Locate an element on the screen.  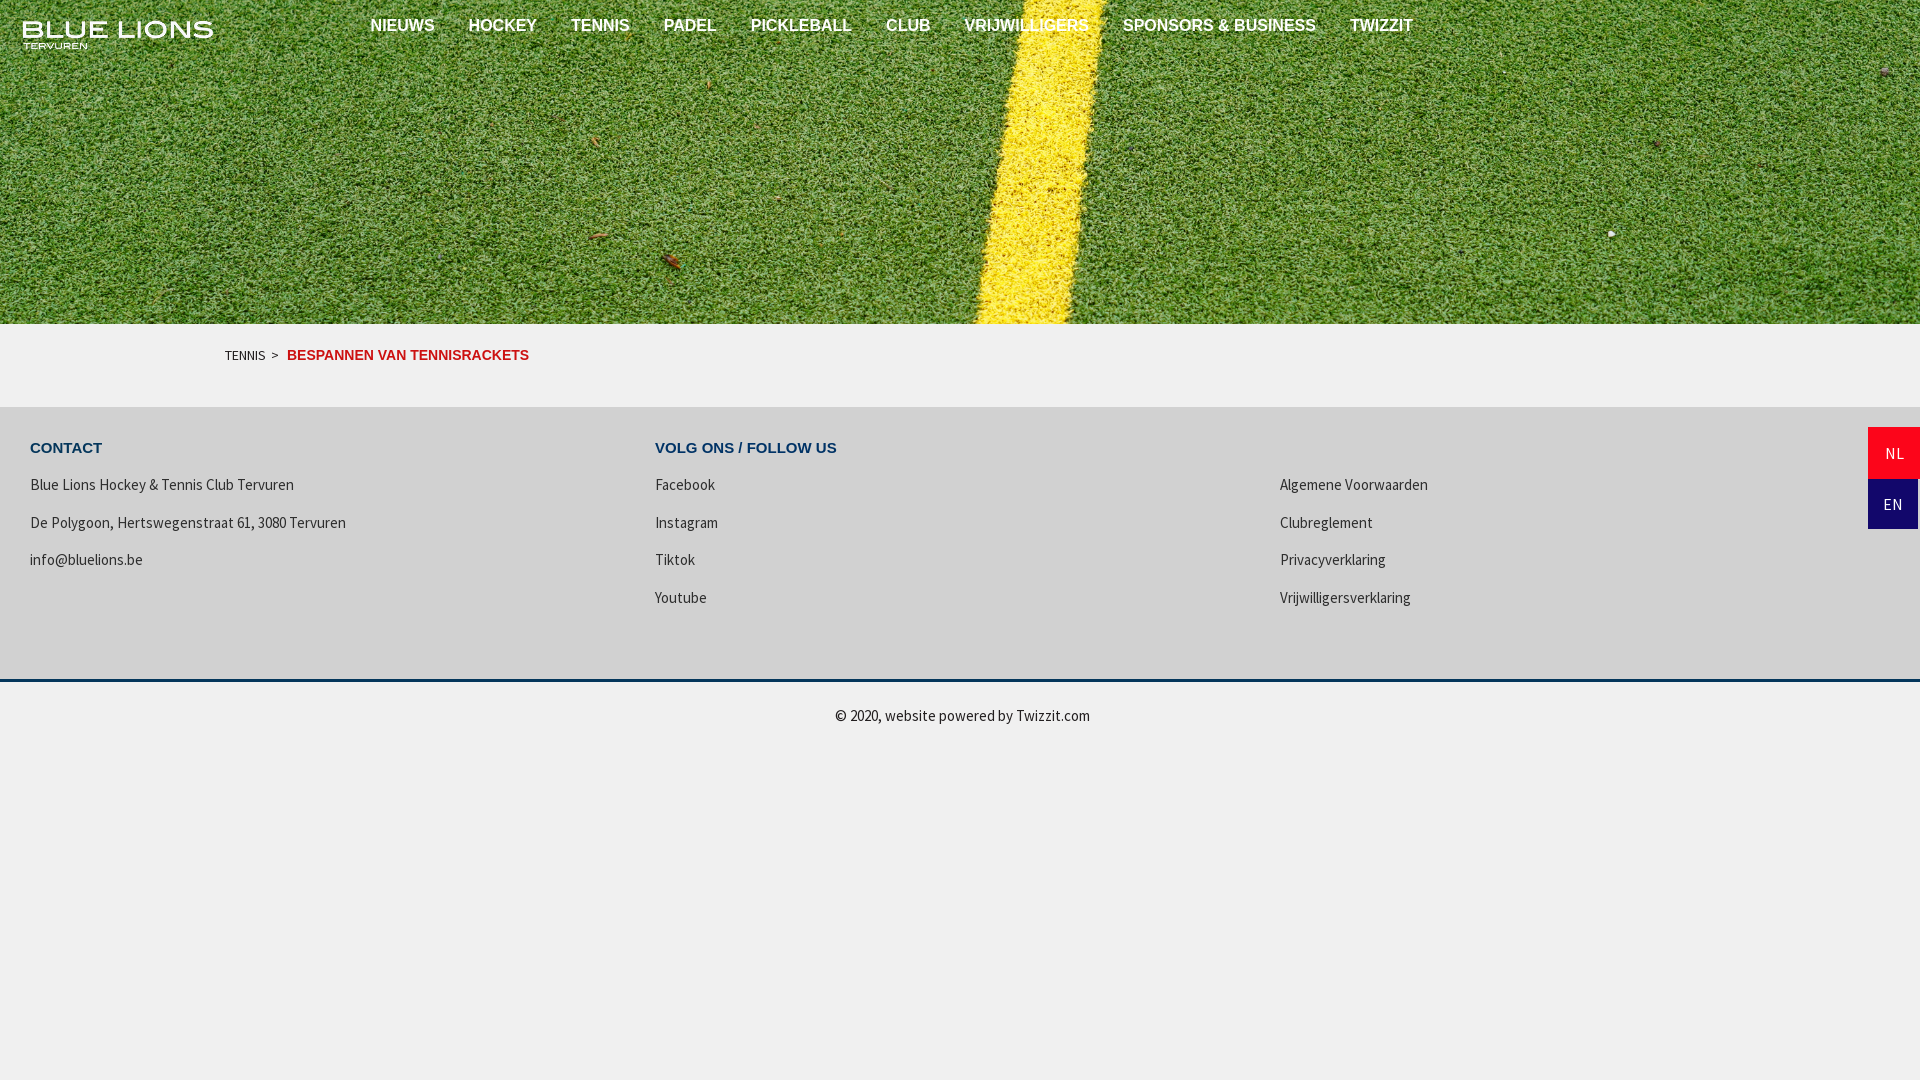
'TWIZZIT' is located at coordinates (1349, 26).